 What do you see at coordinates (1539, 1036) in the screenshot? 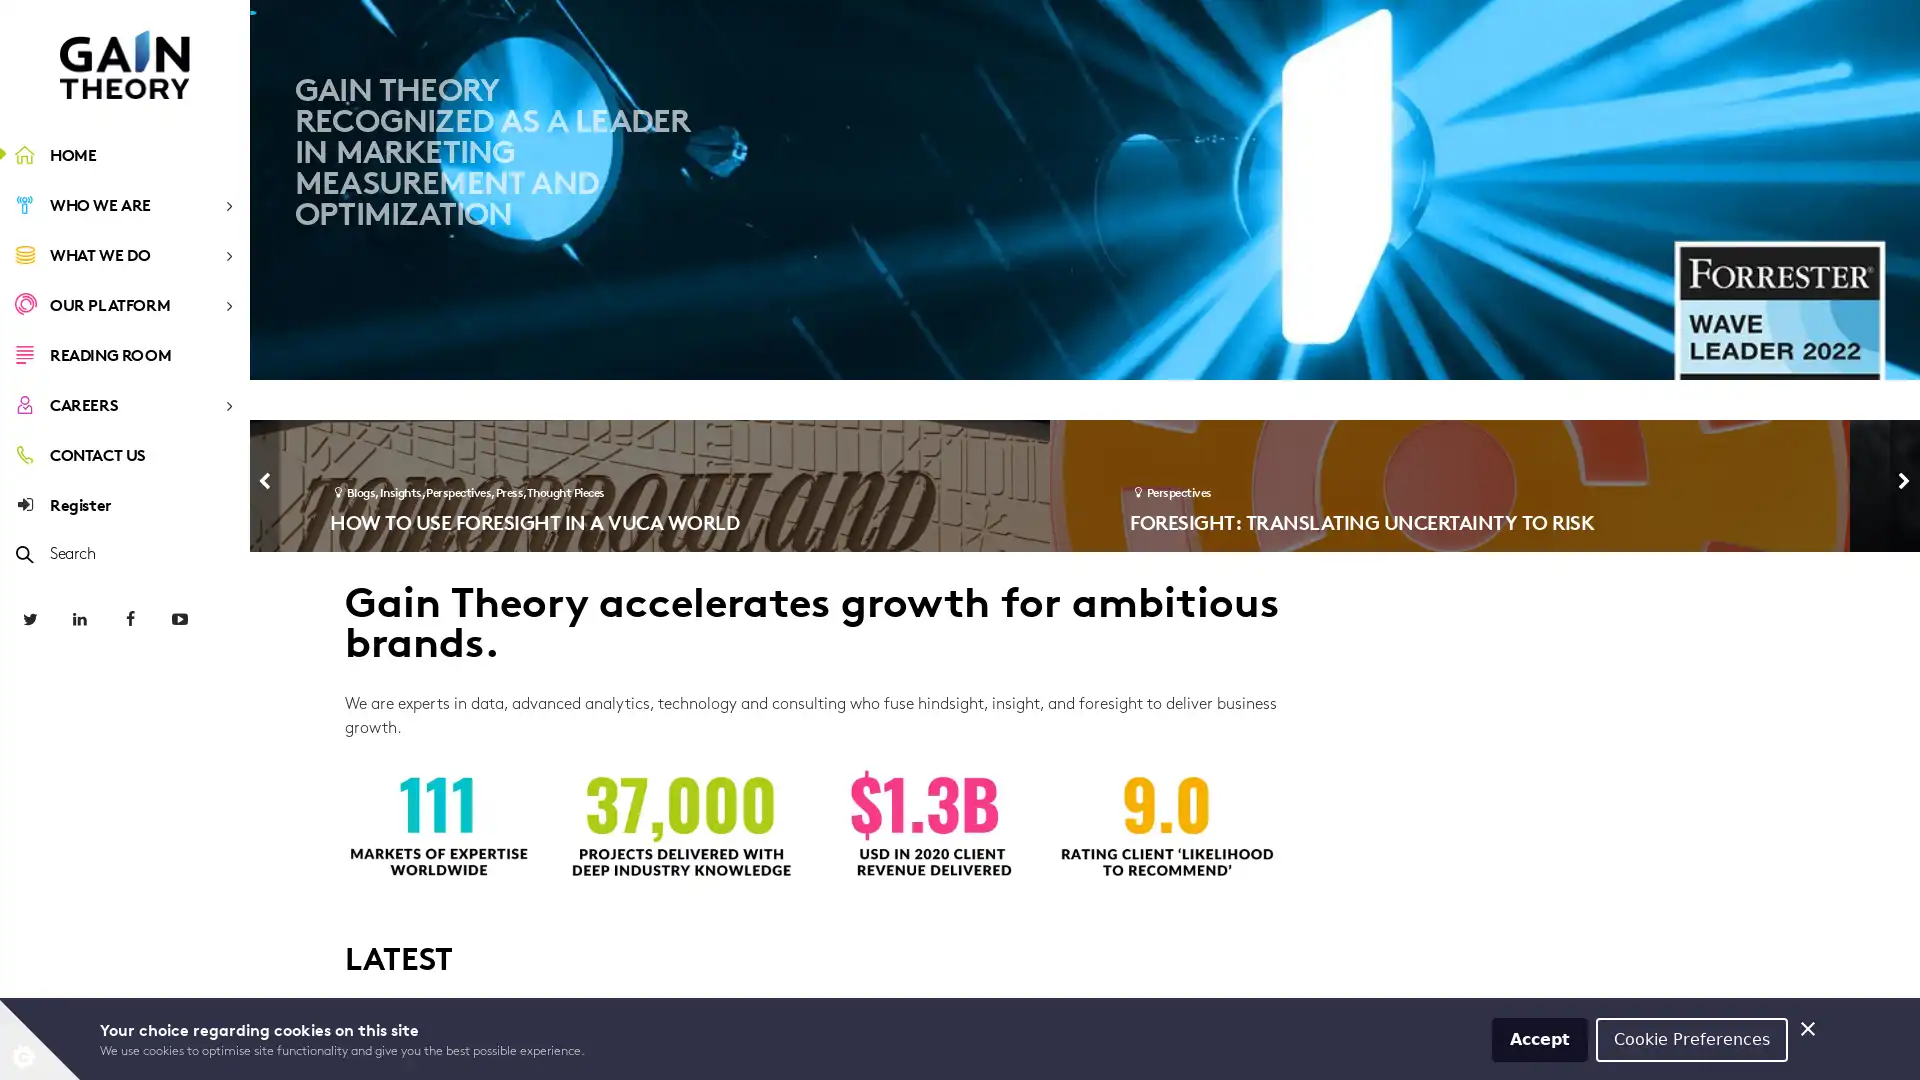
I see `Accept` at bounding box center [1539, 1036].